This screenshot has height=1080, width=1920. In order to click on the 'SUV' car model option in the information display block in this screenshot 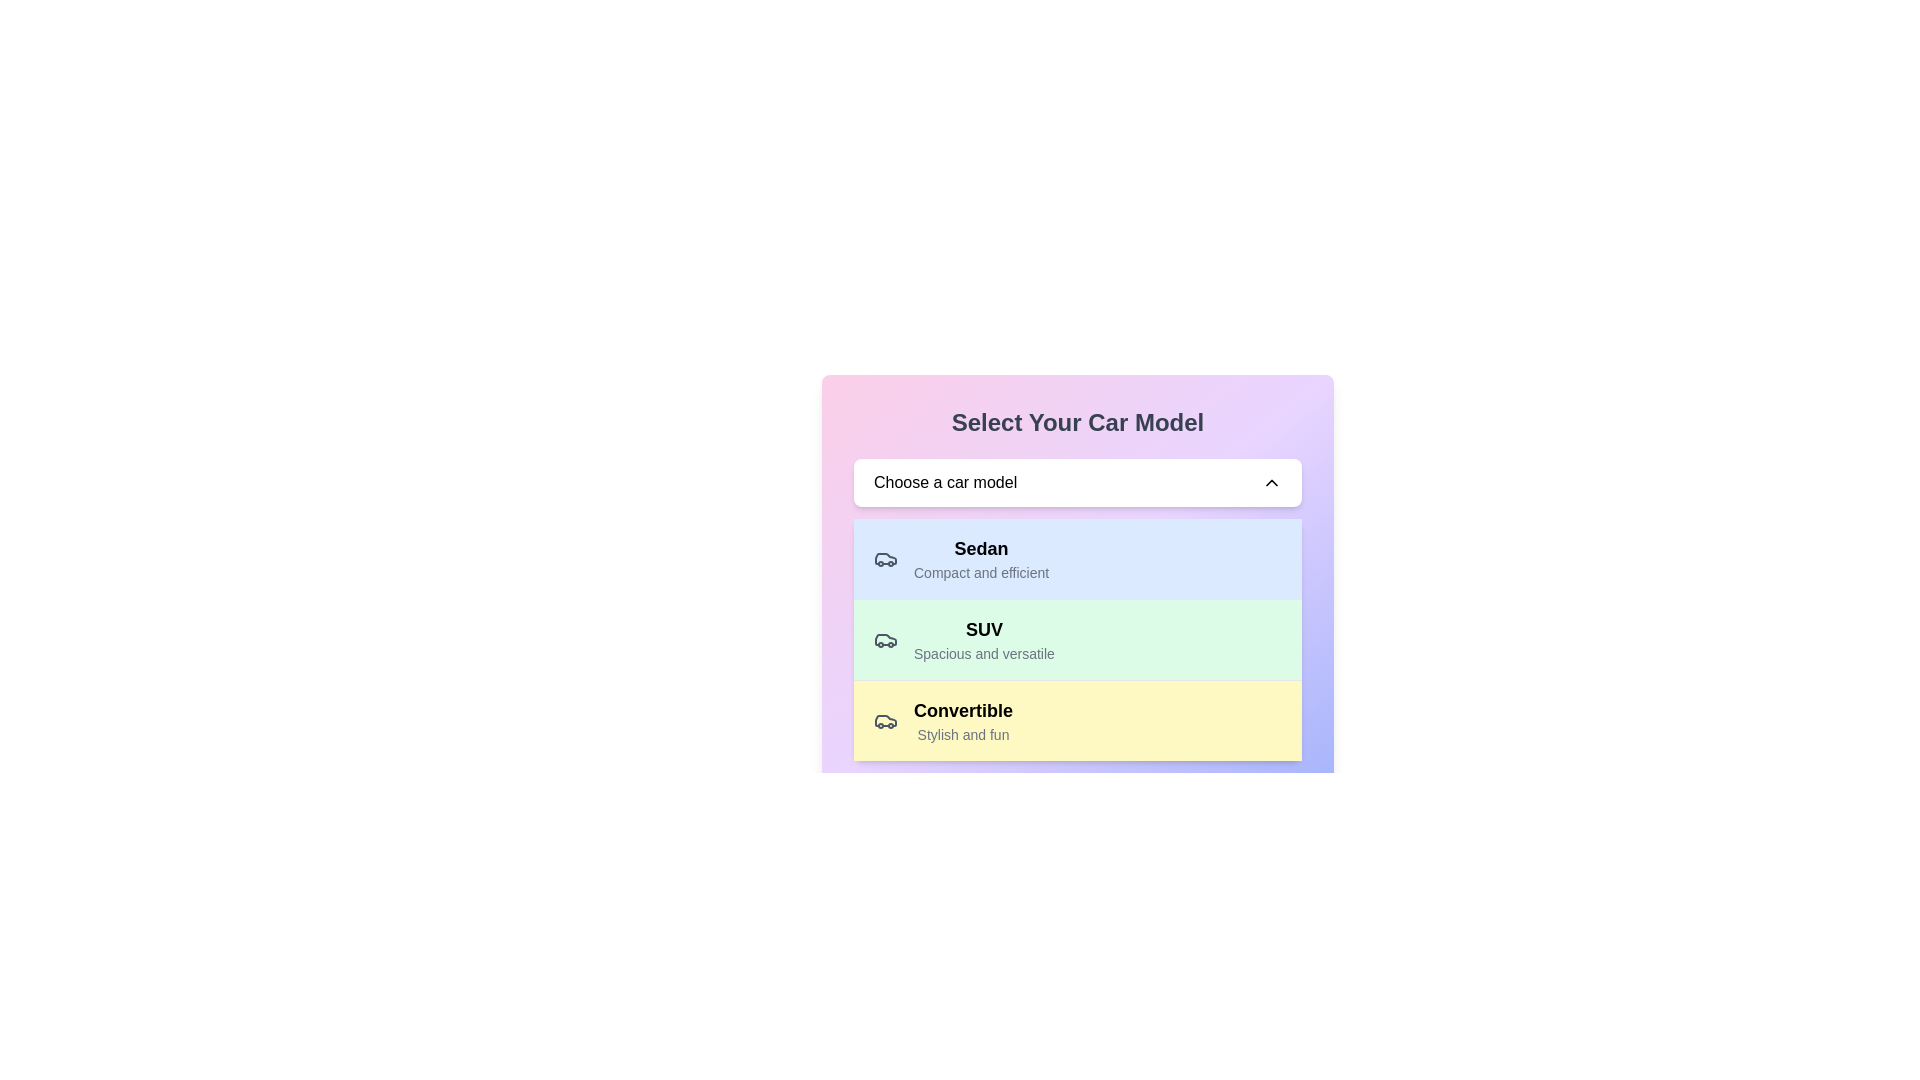, I will do `click(984, 640)`.